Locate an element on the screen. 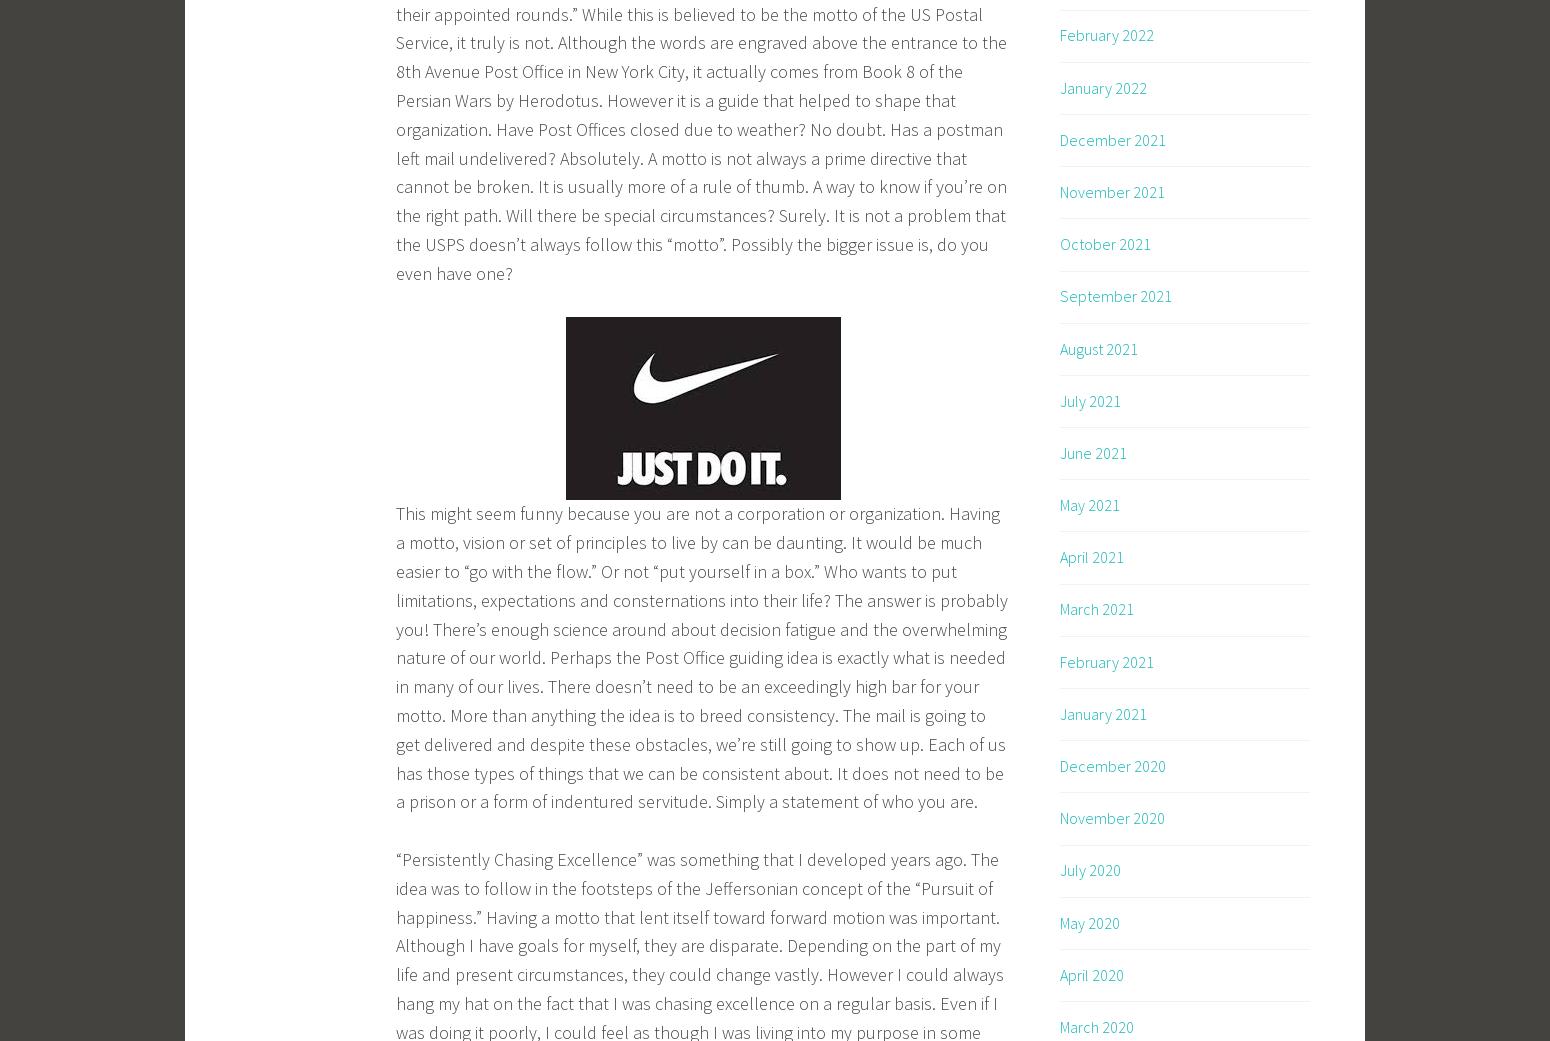 The height and width of the screenshot is (1041, 1550). 'May 2021' is located at coordinates (1088, 503).